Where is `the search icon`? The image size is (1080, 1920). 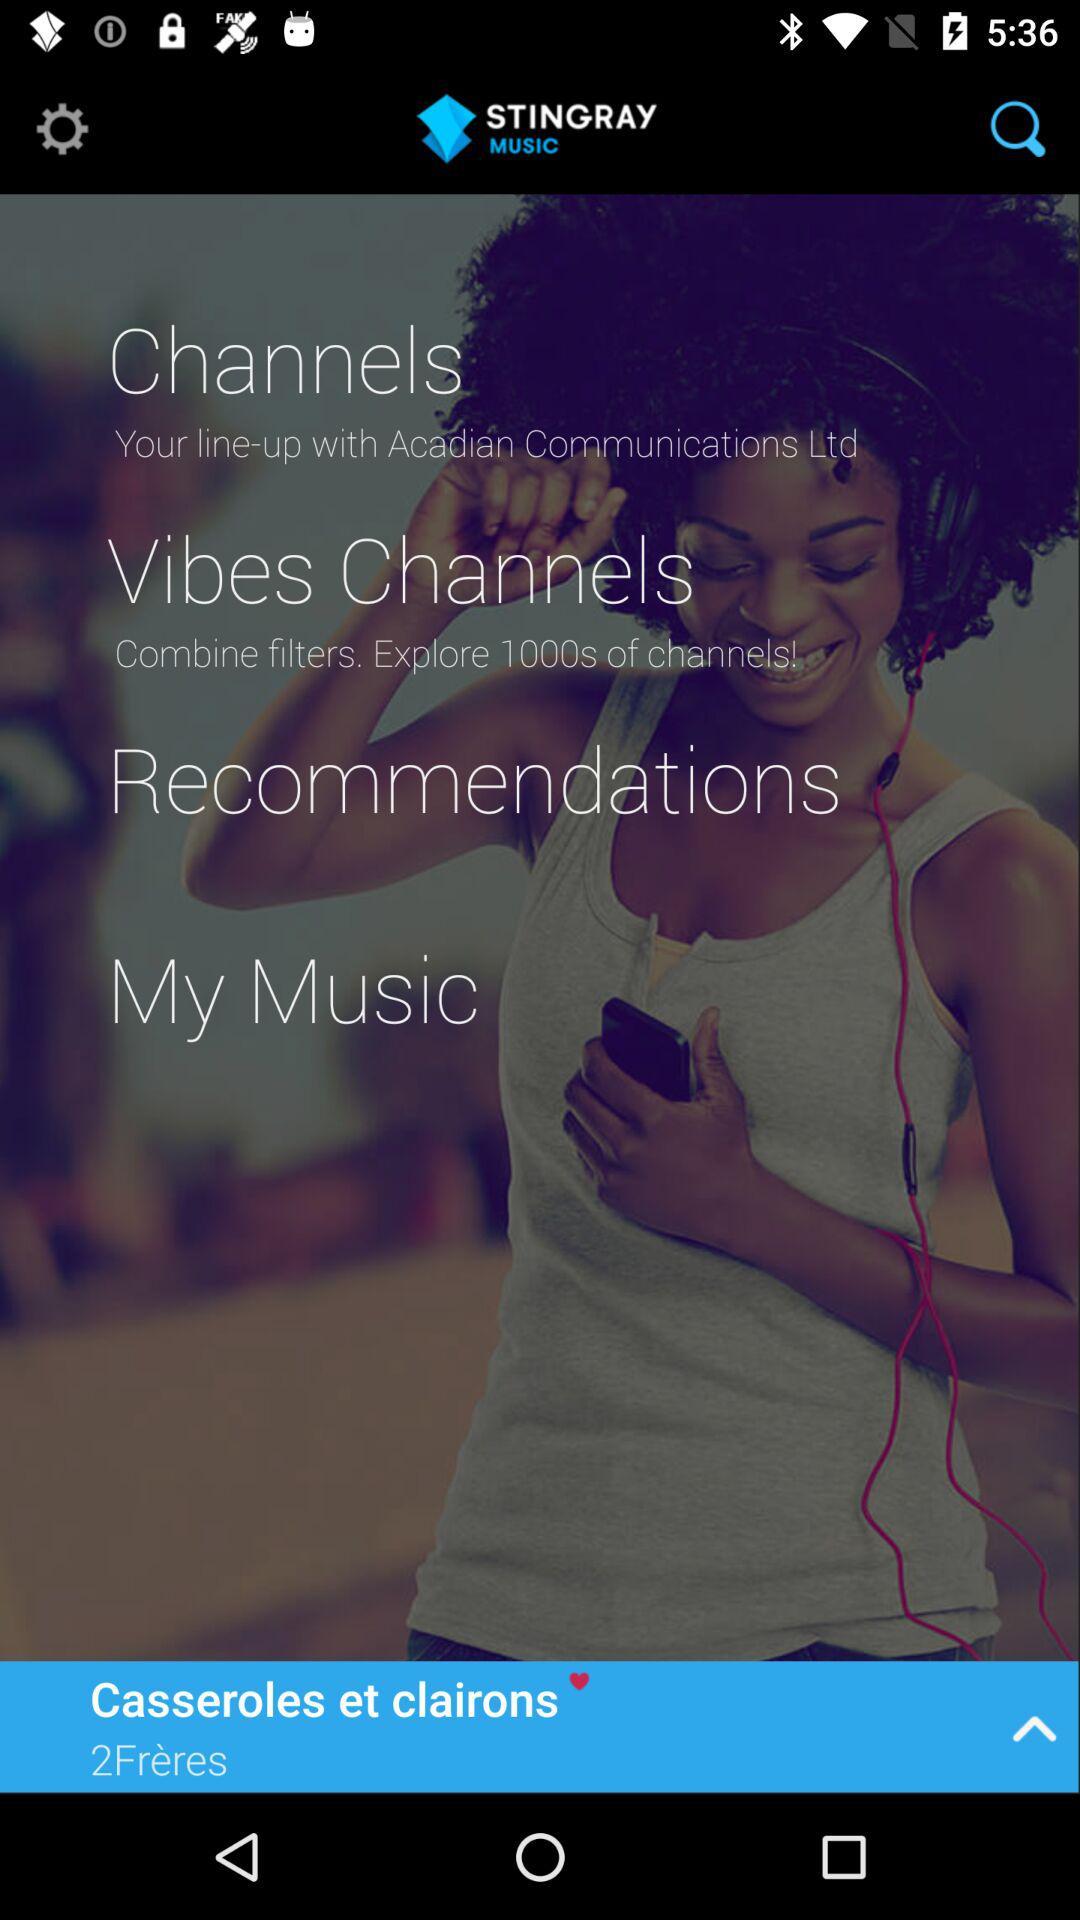 the search icon is located at coordinates (1017, 127).